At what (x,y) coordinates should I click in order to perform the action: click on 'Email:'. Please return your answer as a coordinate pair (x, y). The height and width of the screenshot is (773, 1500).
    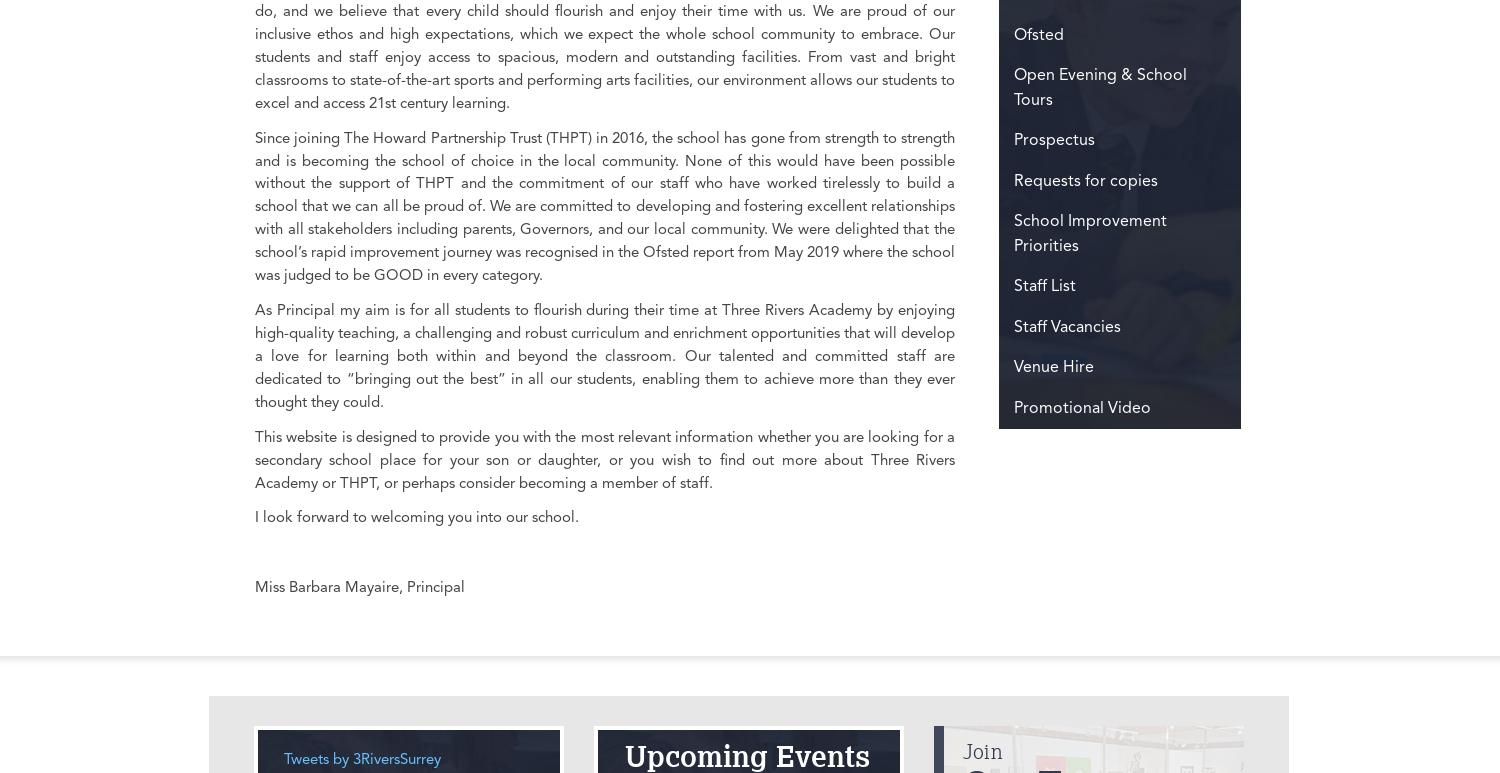
    Looking at the image, I should click on (562, 177).